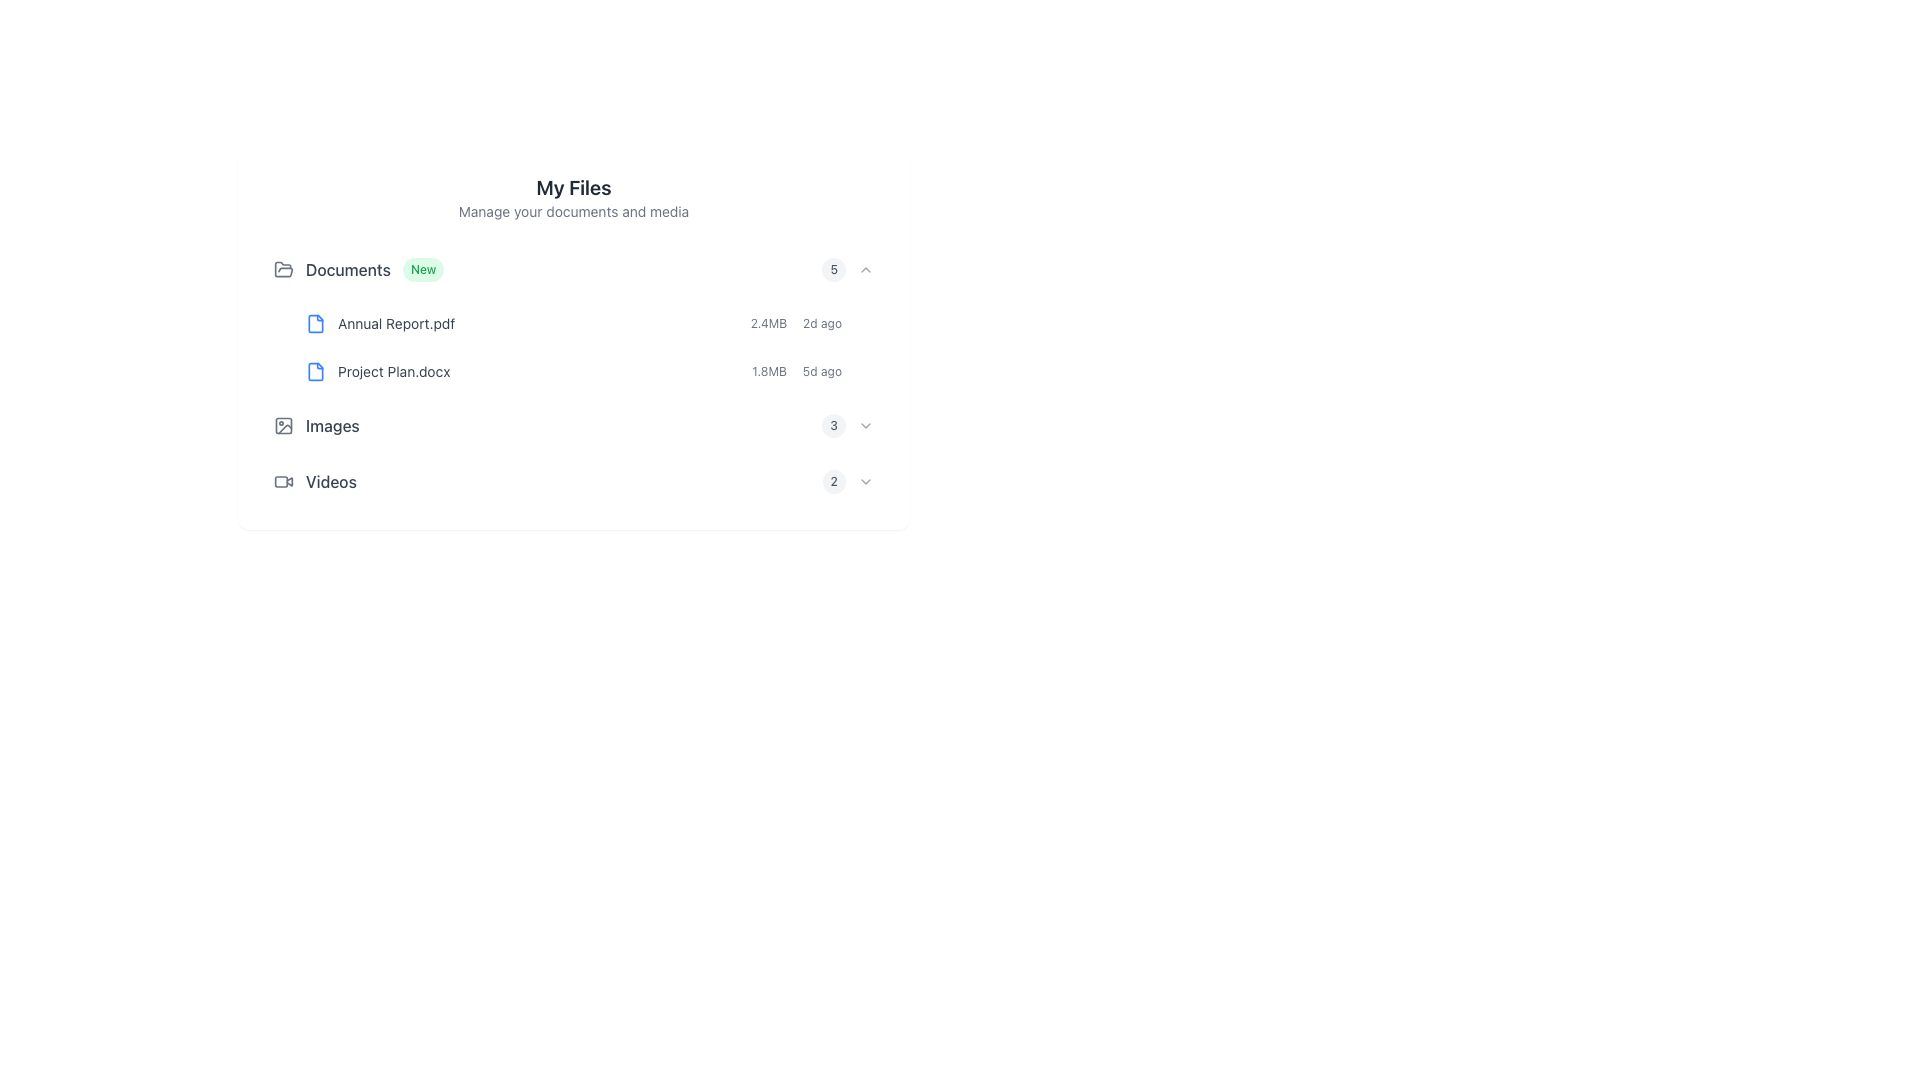 This screenshot has height=1080, width=1920. Describe the element at coordinates (422, 270) in the screenshot. I see `the Badge or Label indicating new content associated with the 'Documents' section, located to the right of the text 'Documents.'` at that location.